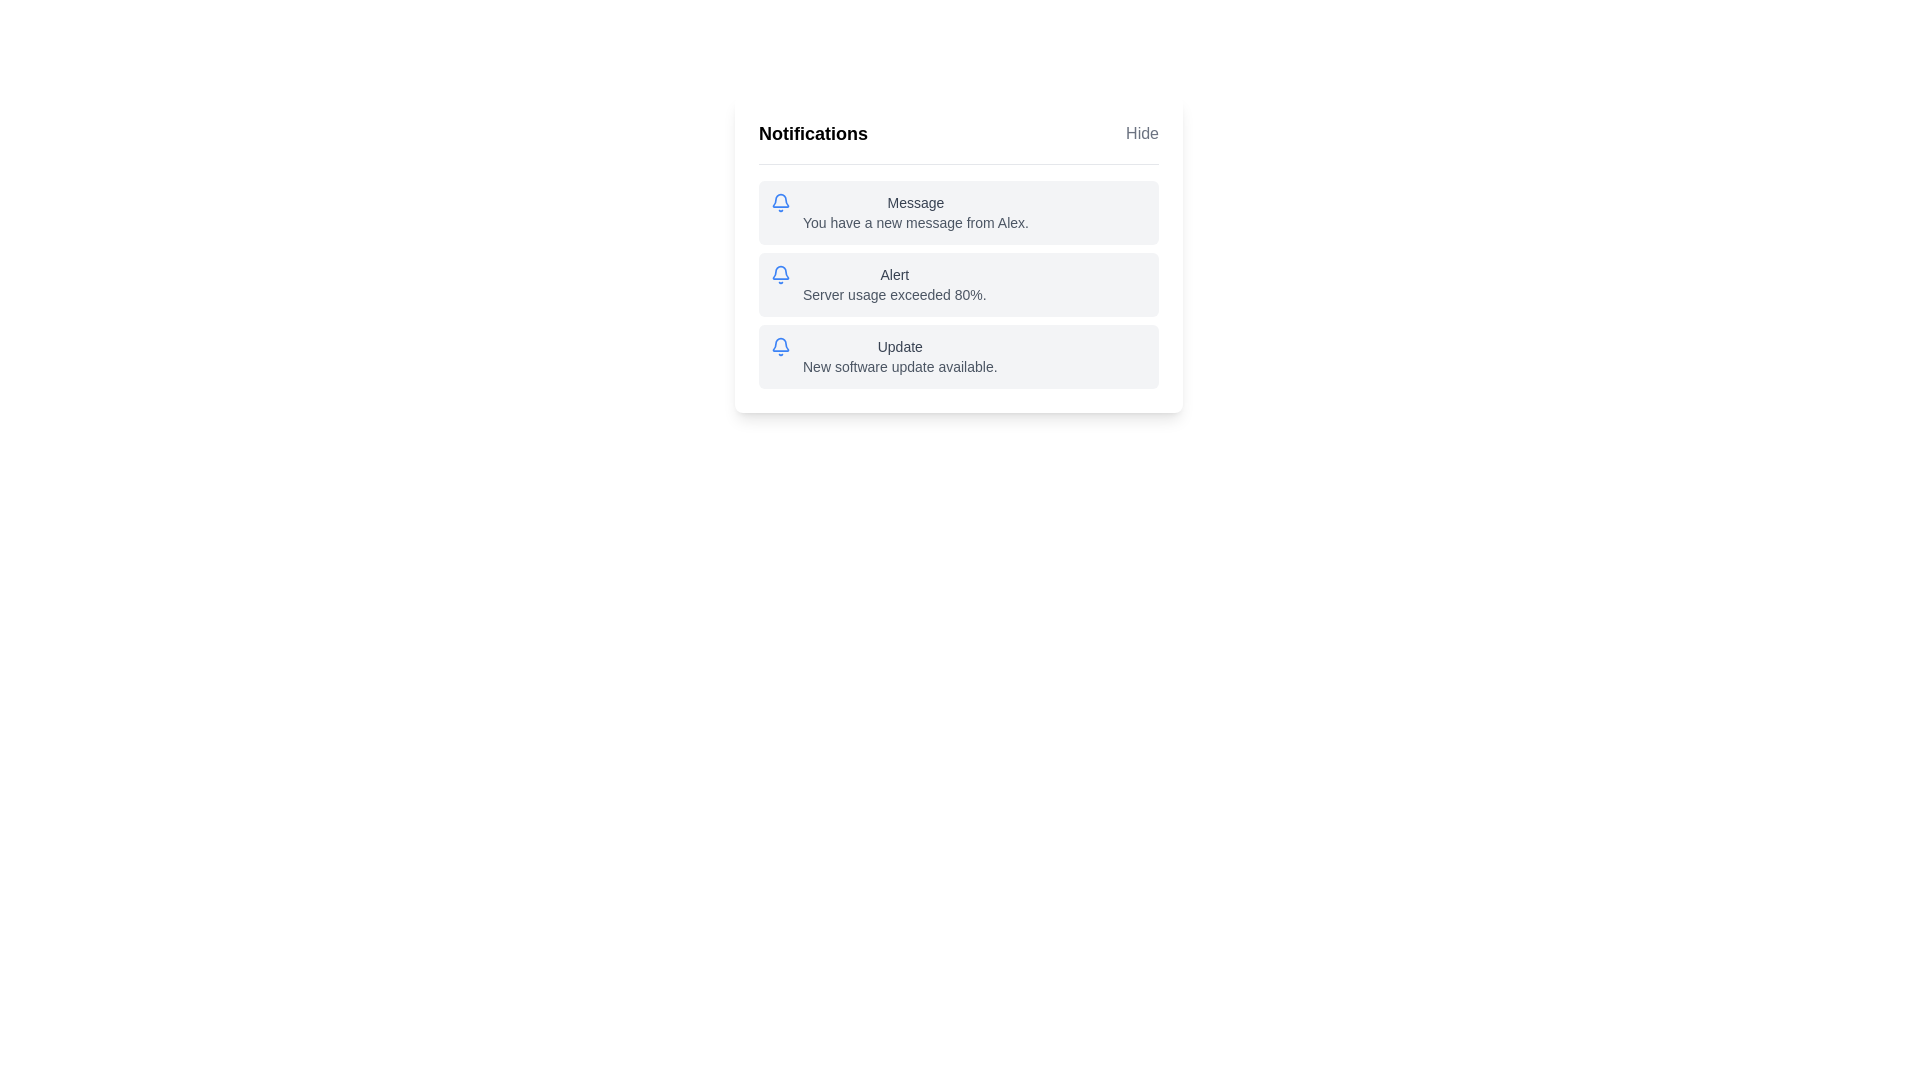 The width and height of the screenshot is (1920, 1080). What do you see at coordinates (958, 253) in the screenshot?
I see `notification message regarding server usage exceeding 80%, which is the second item in the notification list` at bounding box center [958, 253].